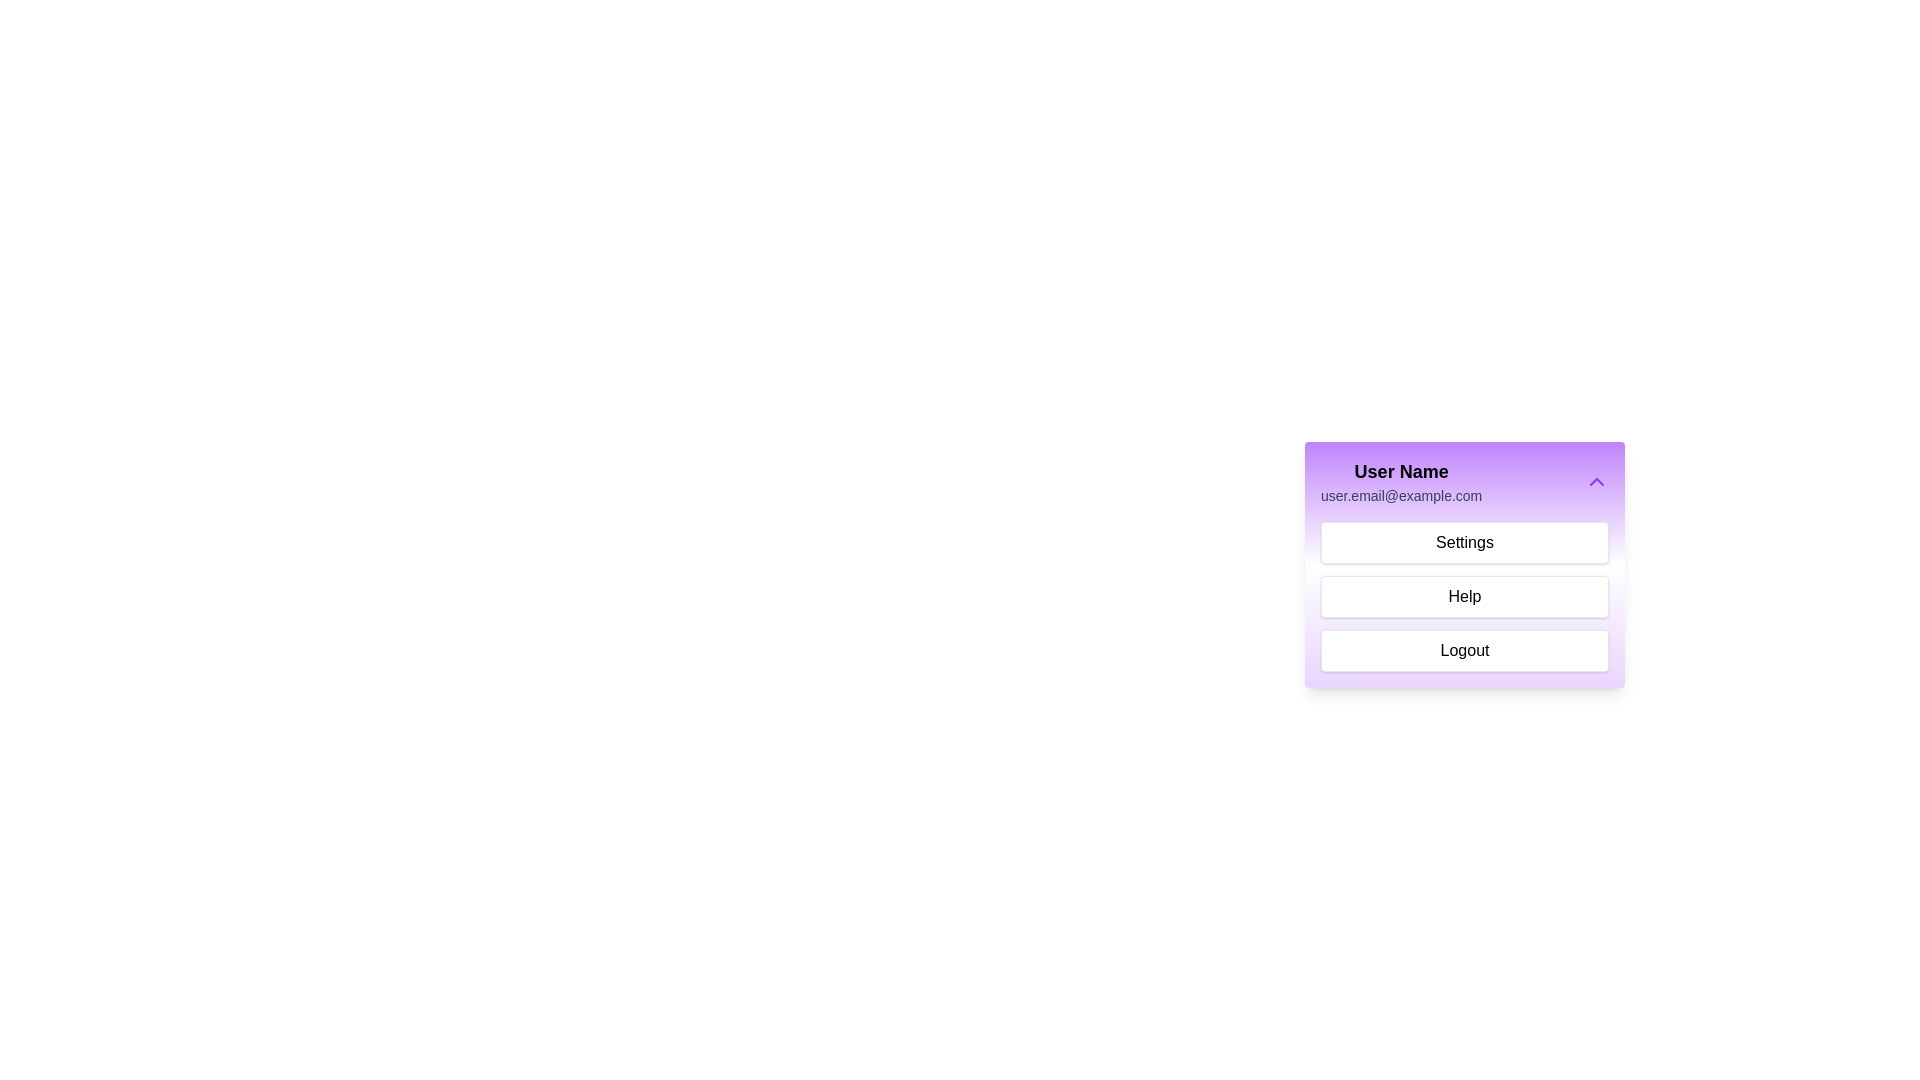 This screenshot has width=1920, height=1080. I want to click on the 'Help' option in the profile menu, so click(1464, 596).